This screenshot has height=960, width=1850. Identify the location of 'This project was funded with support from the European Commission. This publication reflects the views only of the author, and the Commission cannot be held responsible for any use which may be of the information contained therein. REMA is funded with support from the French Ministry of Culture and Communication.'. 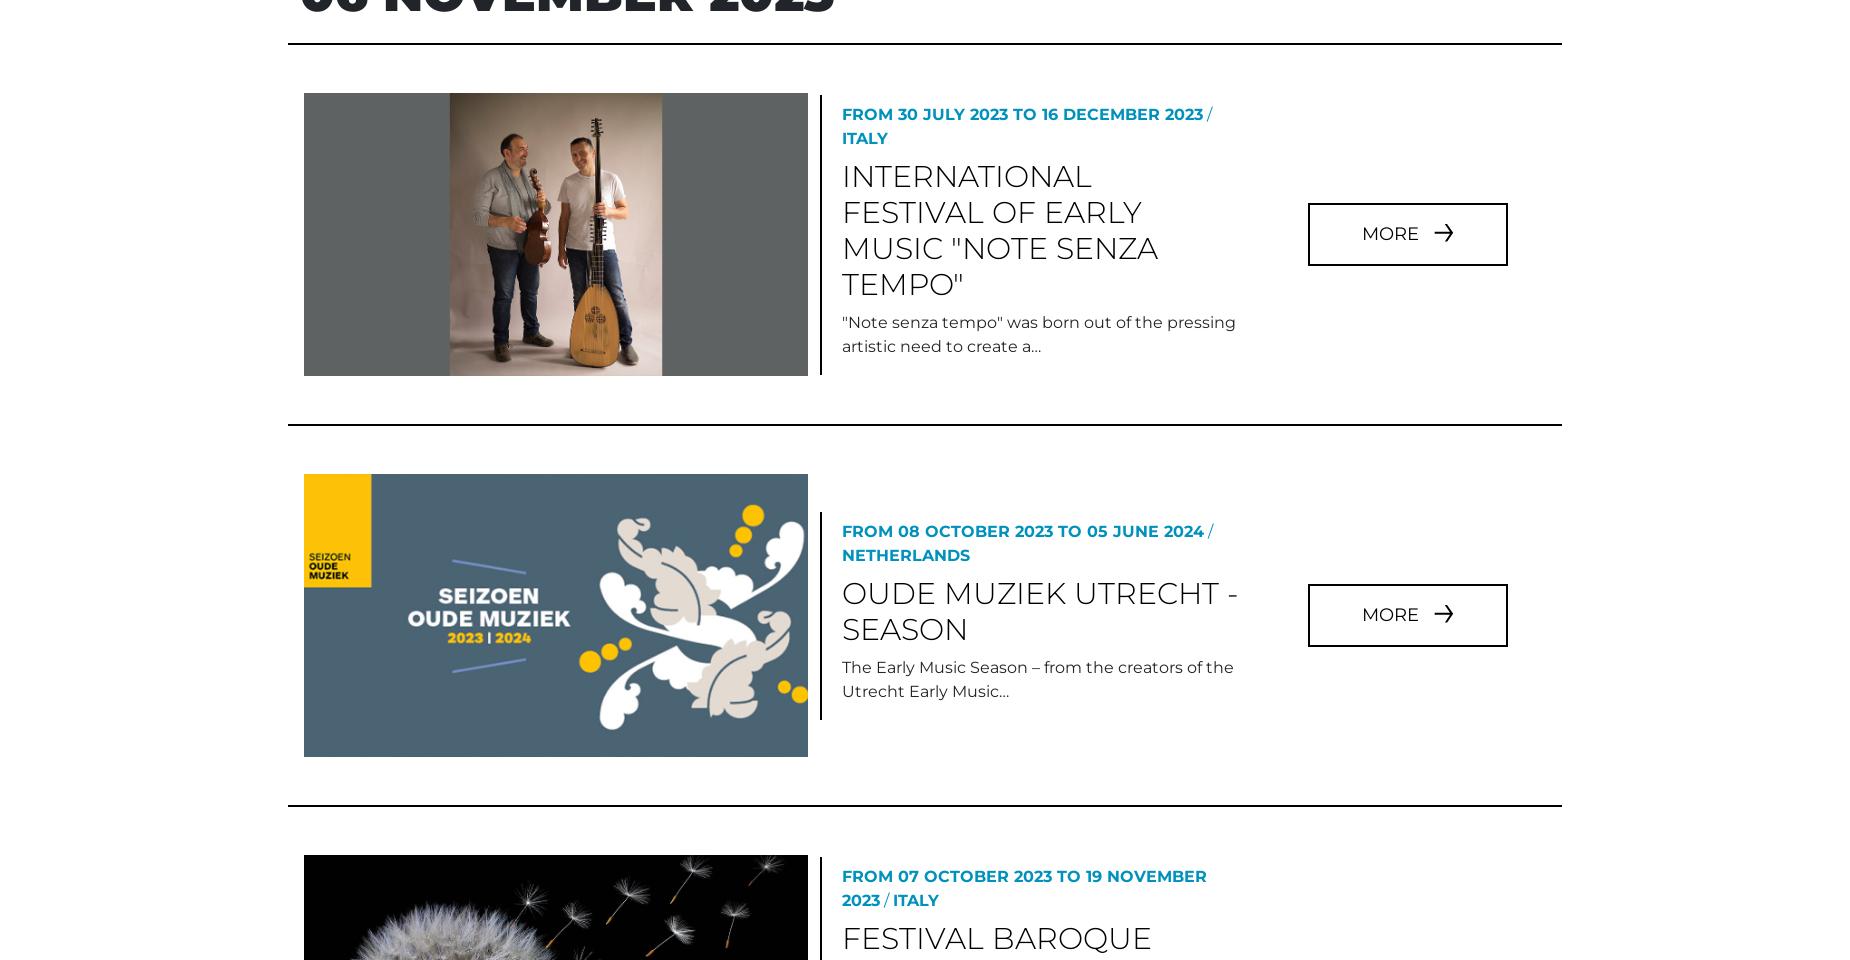
(275, 587).